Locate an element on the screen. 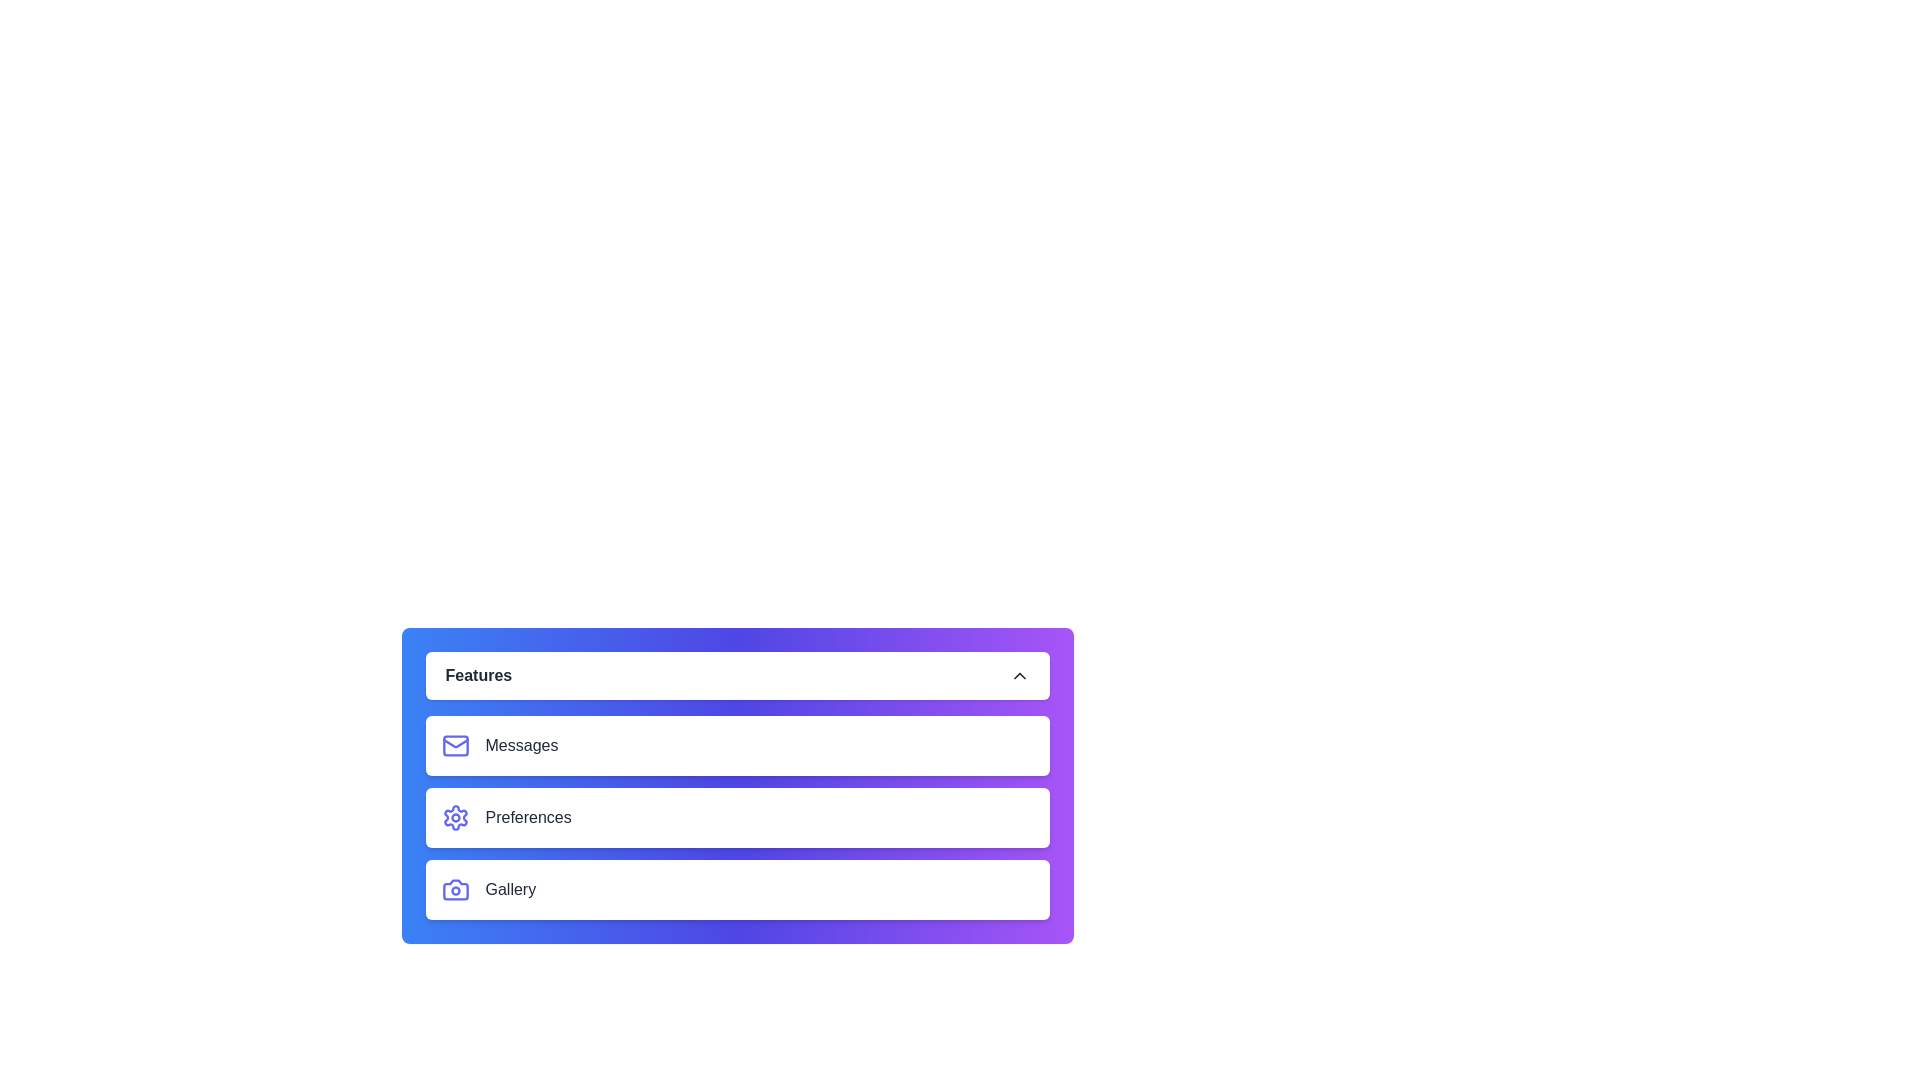  the menu item labeled Messages to inspect its icon is located at coordinates (736, 745).